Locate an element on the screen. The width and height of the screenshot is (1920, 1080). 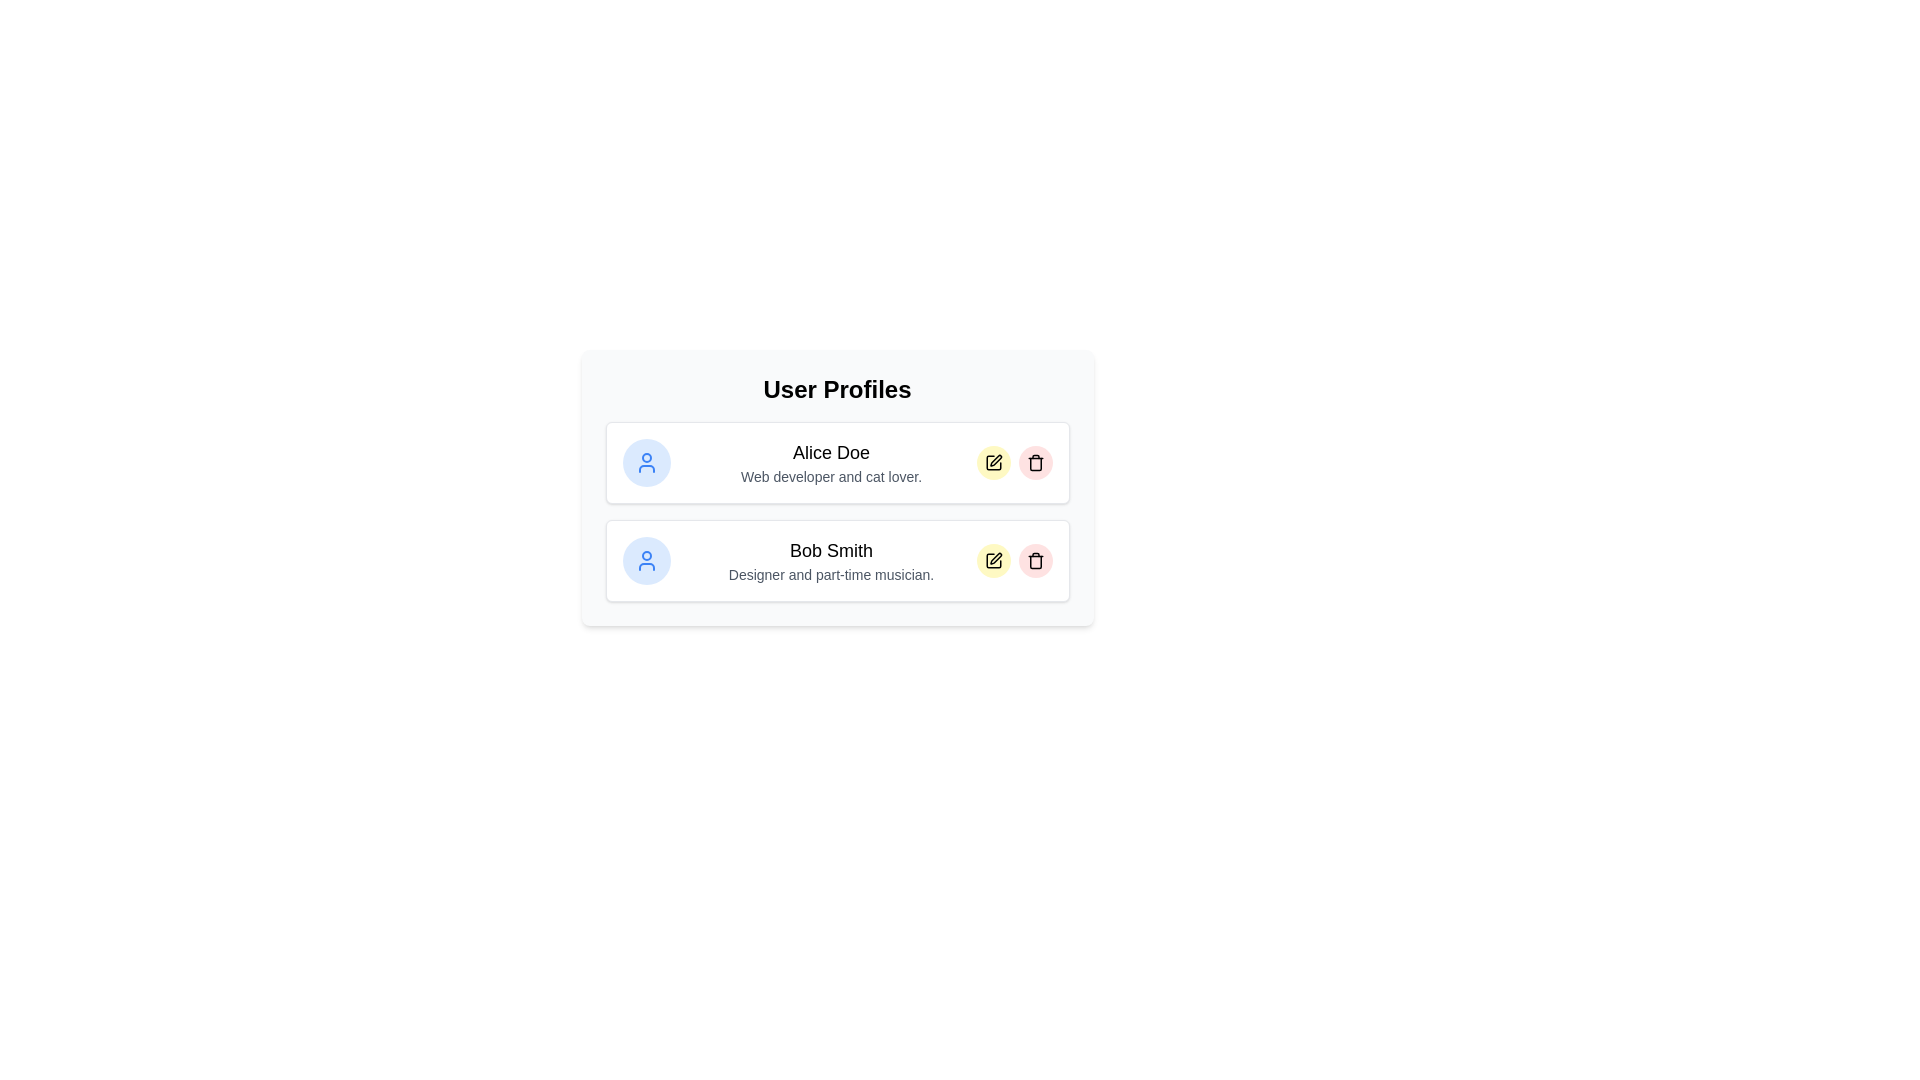
the profile avatar of Bob Smith is located at coordinates (646, 560).